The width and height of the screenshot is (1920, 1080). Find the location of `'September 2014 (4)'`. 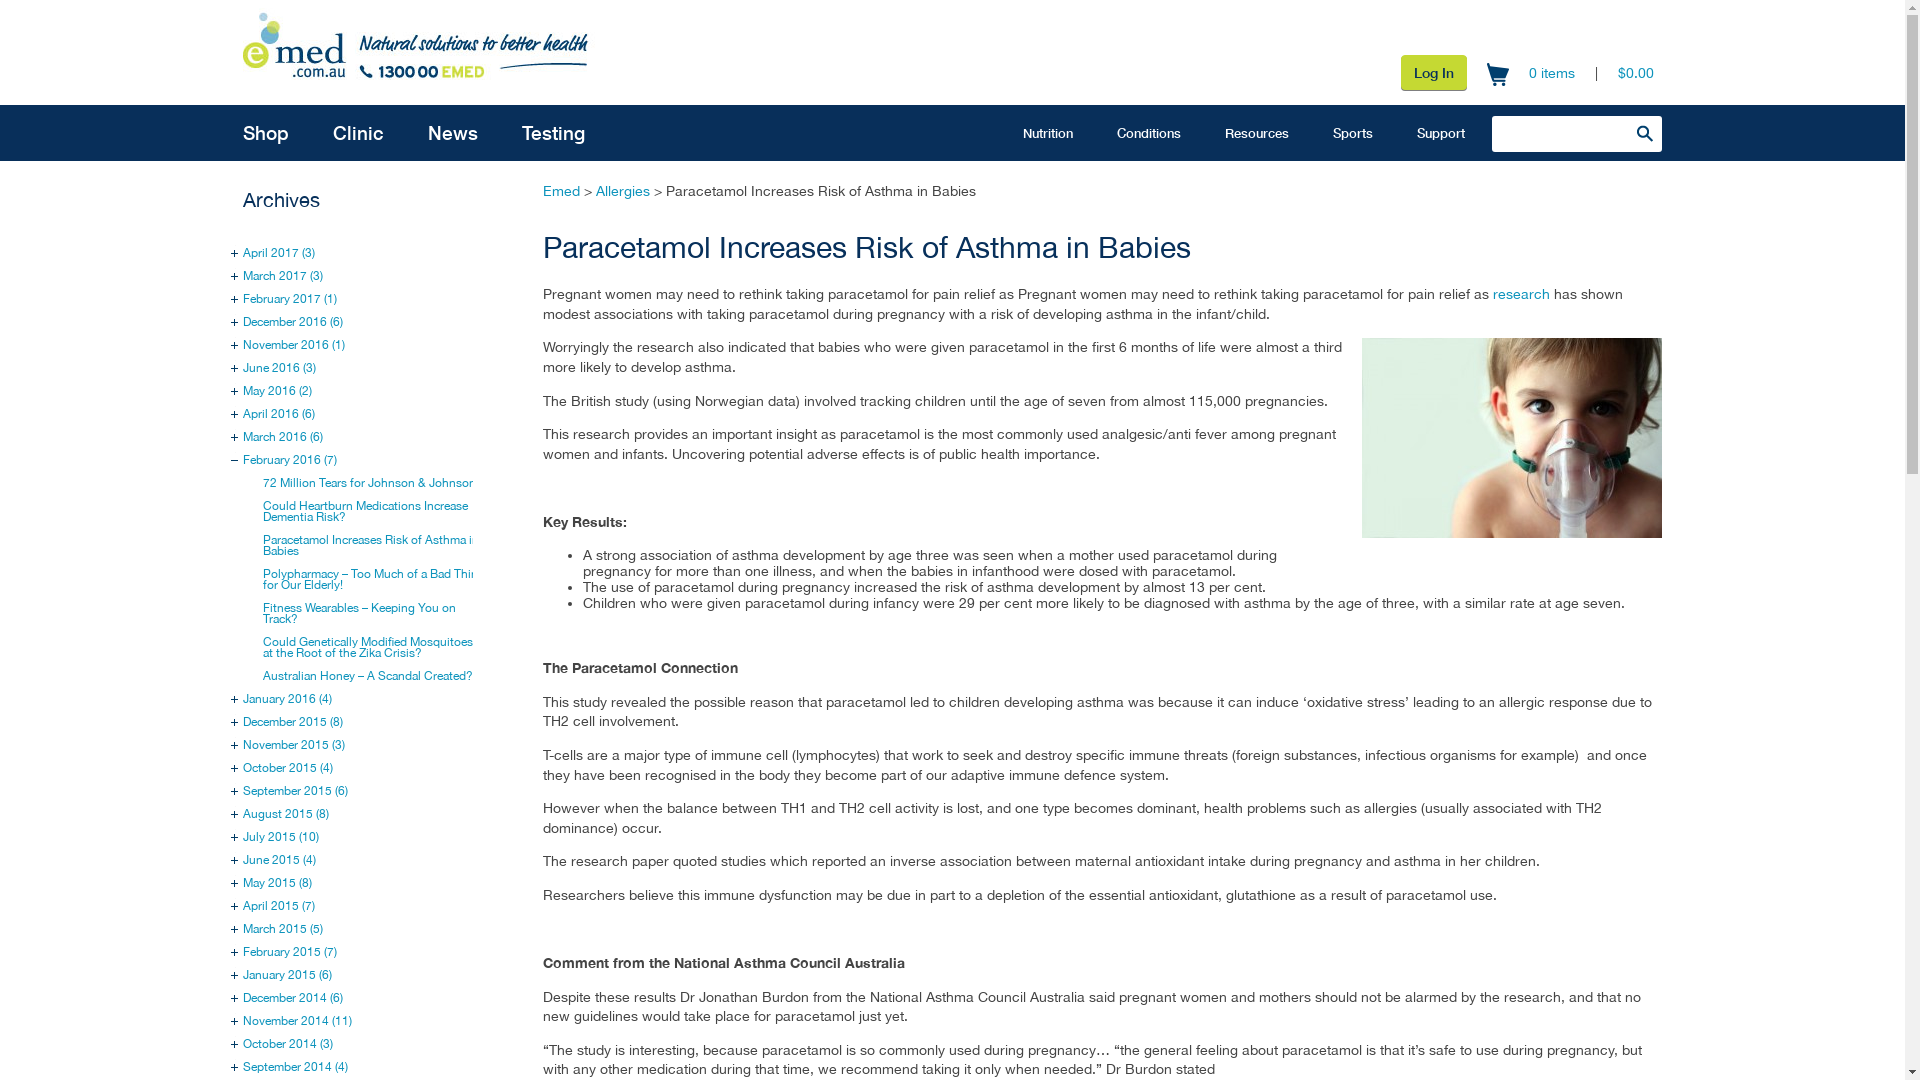

'September 2014 (4)' is located at coordinates (294, 1066).